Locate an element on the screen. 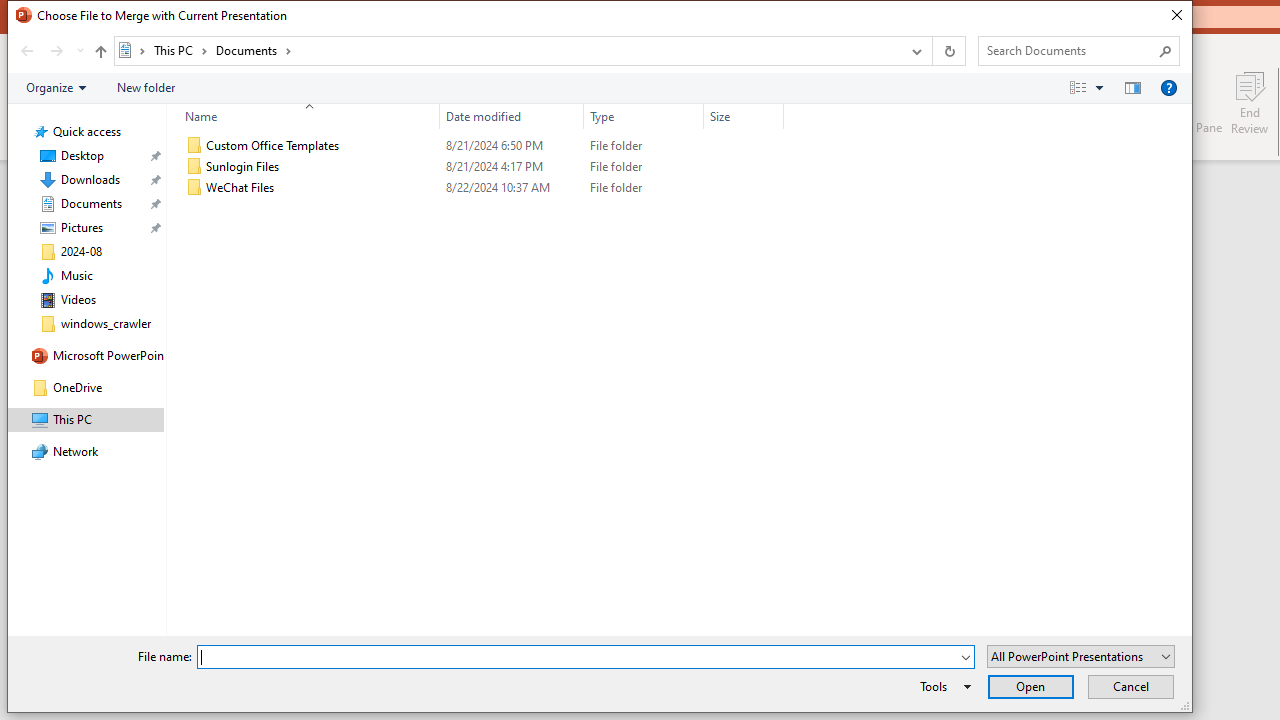  'Files of type:' is located at coordinates (1079, 656).